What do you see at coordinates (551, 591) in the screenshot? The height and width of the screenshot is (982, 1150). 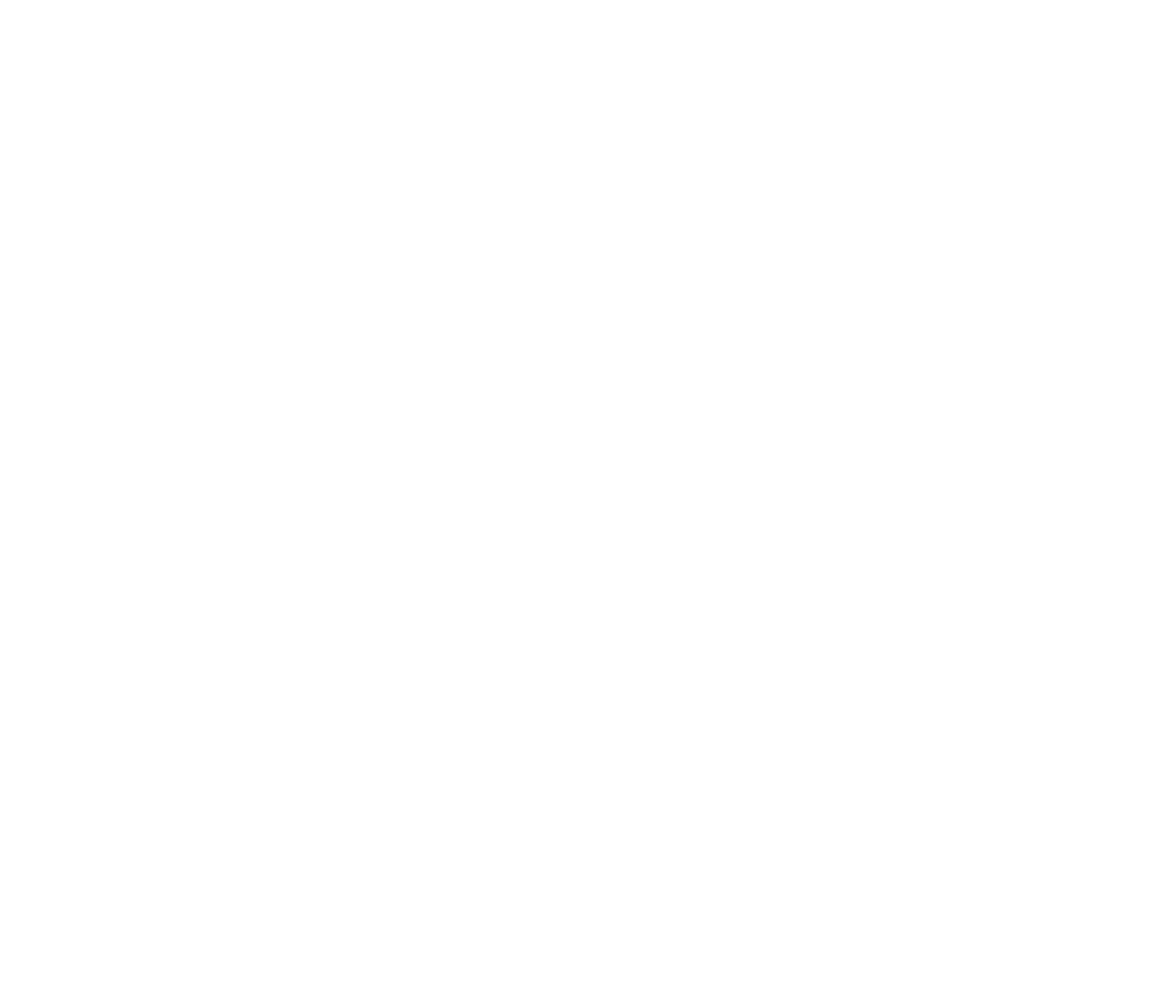 I see `'£46,490'` at bounding box center [551, 591].